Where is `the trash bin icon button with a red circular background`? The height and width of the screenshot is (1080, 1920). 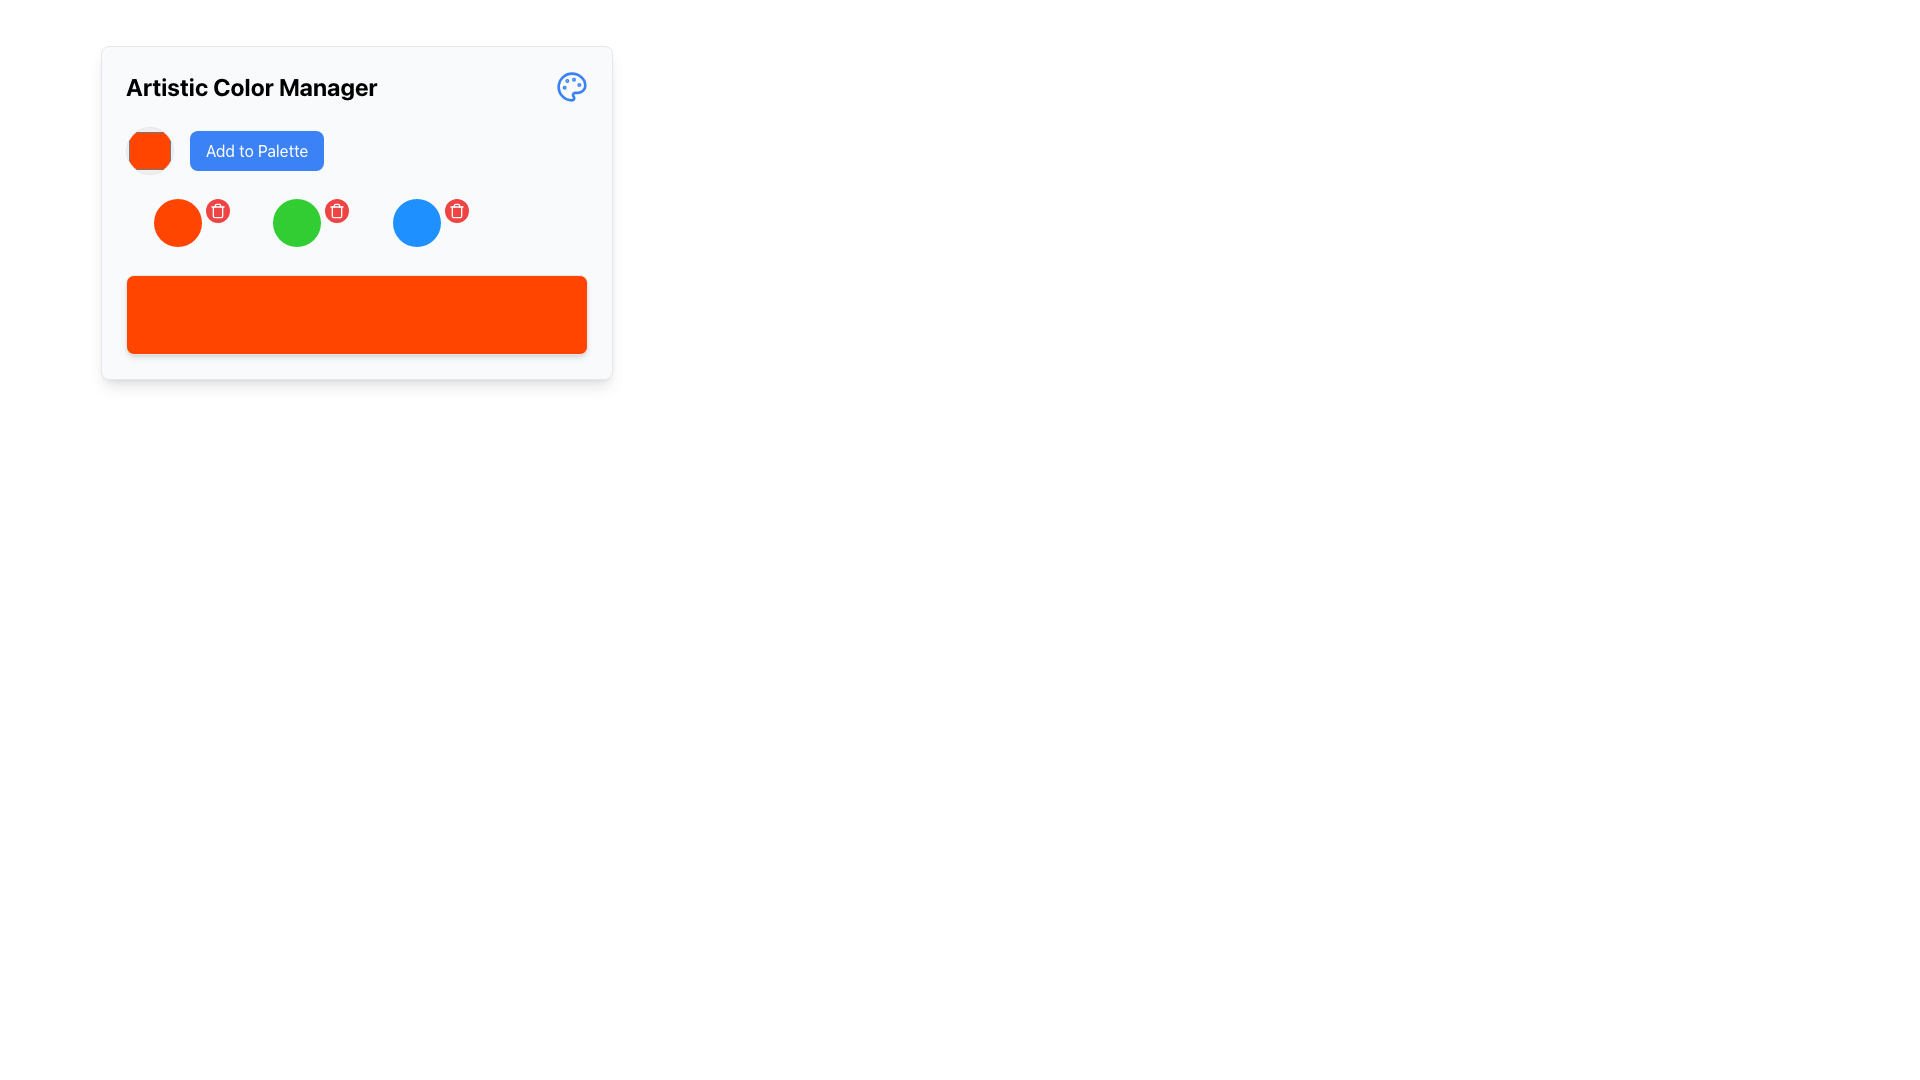
the trash bin icon button with a red circular background is located at coordinates (336, 211).